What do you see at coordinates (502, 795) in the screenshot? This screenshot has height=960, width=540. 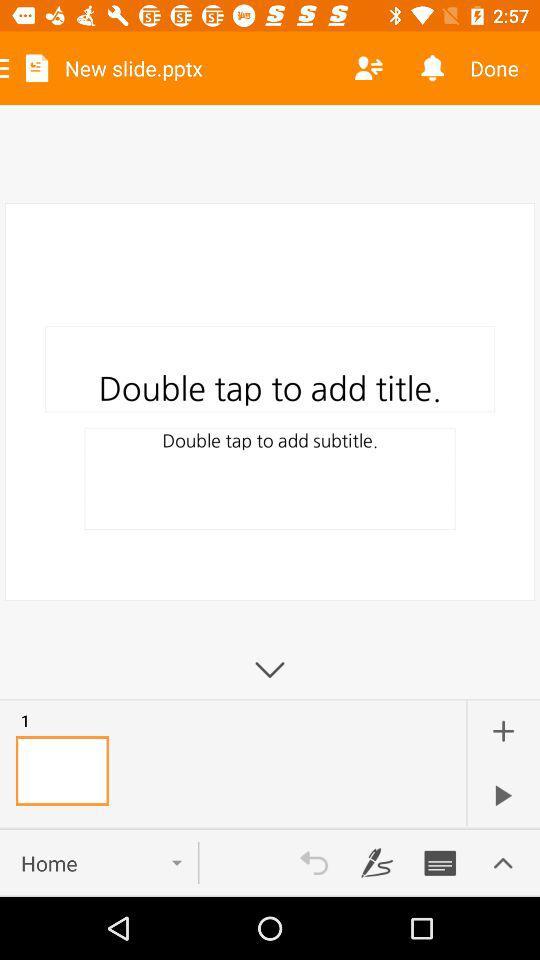 I see `slideshow` at bounding box center [502, 795].